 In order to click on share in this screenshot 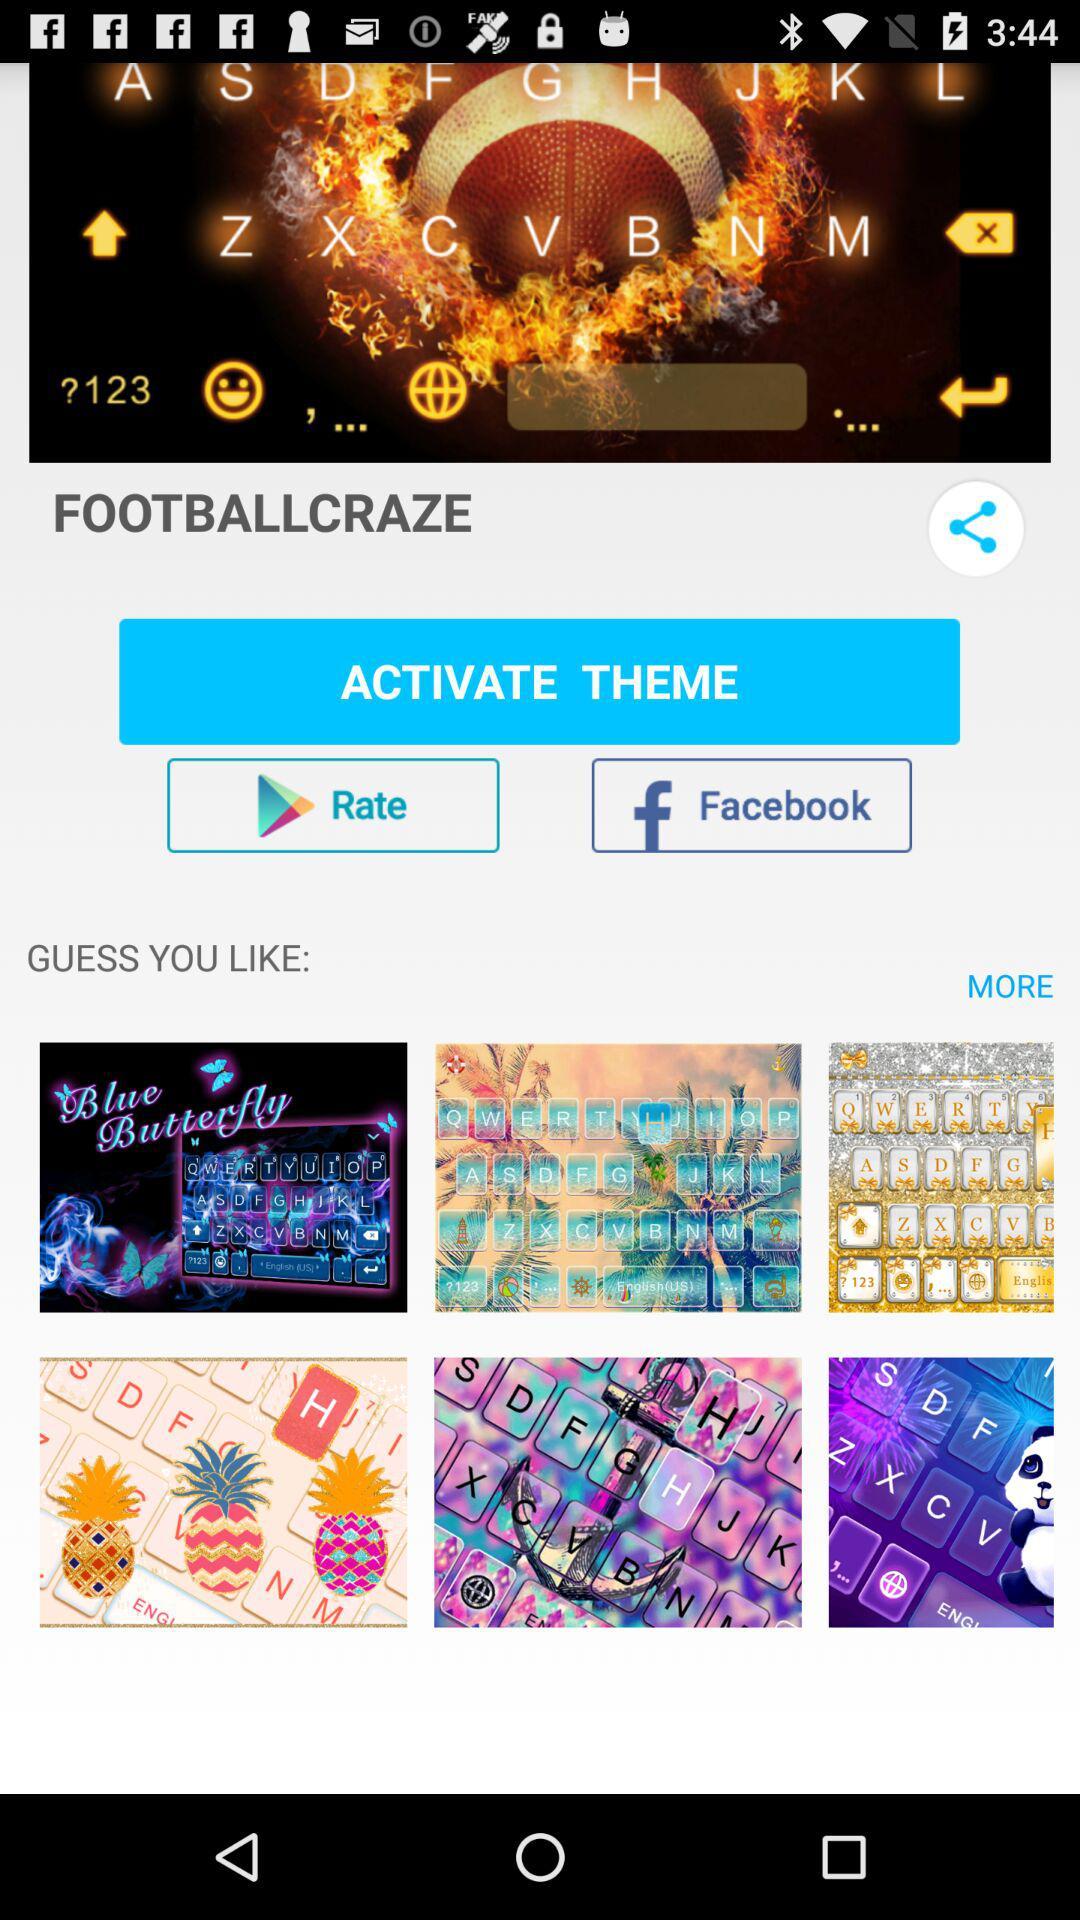, I will do `click(975, 527)`.